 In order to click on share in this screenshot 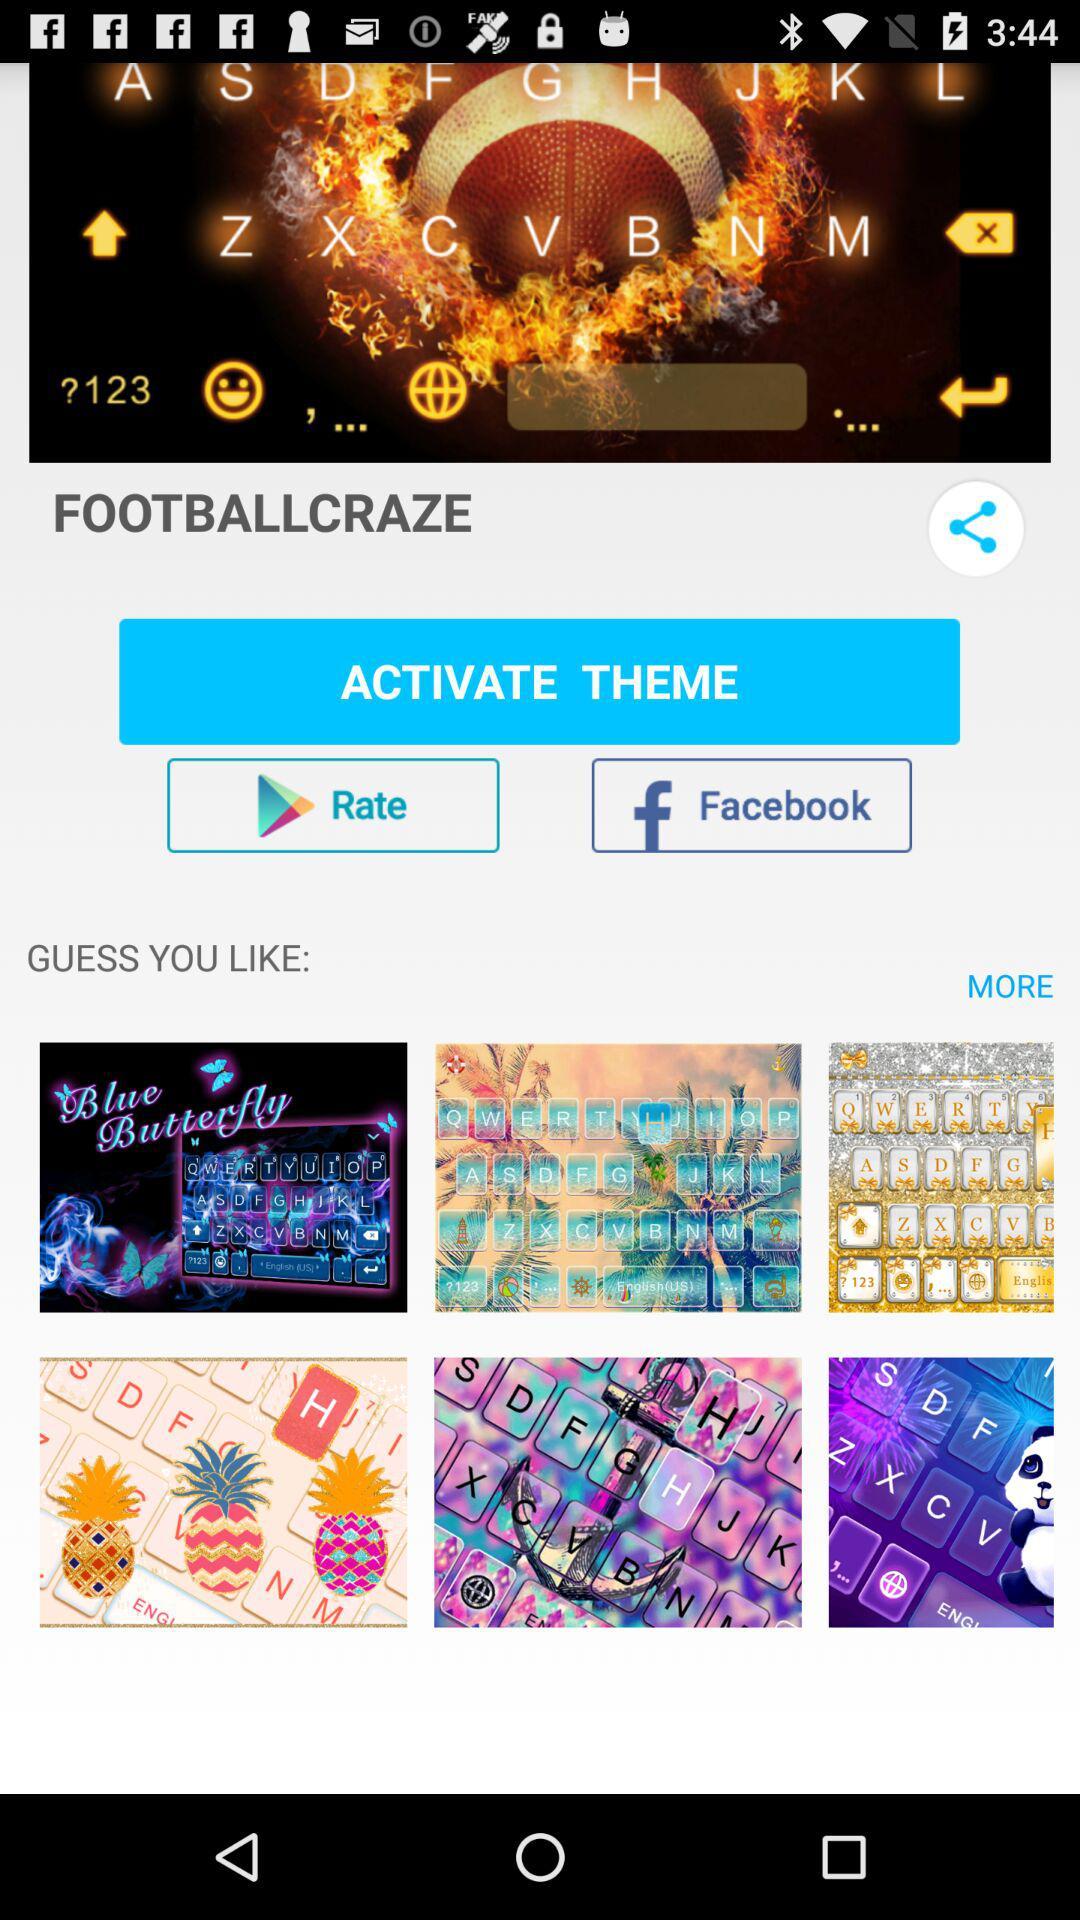, I will do `click(975, 527)`.